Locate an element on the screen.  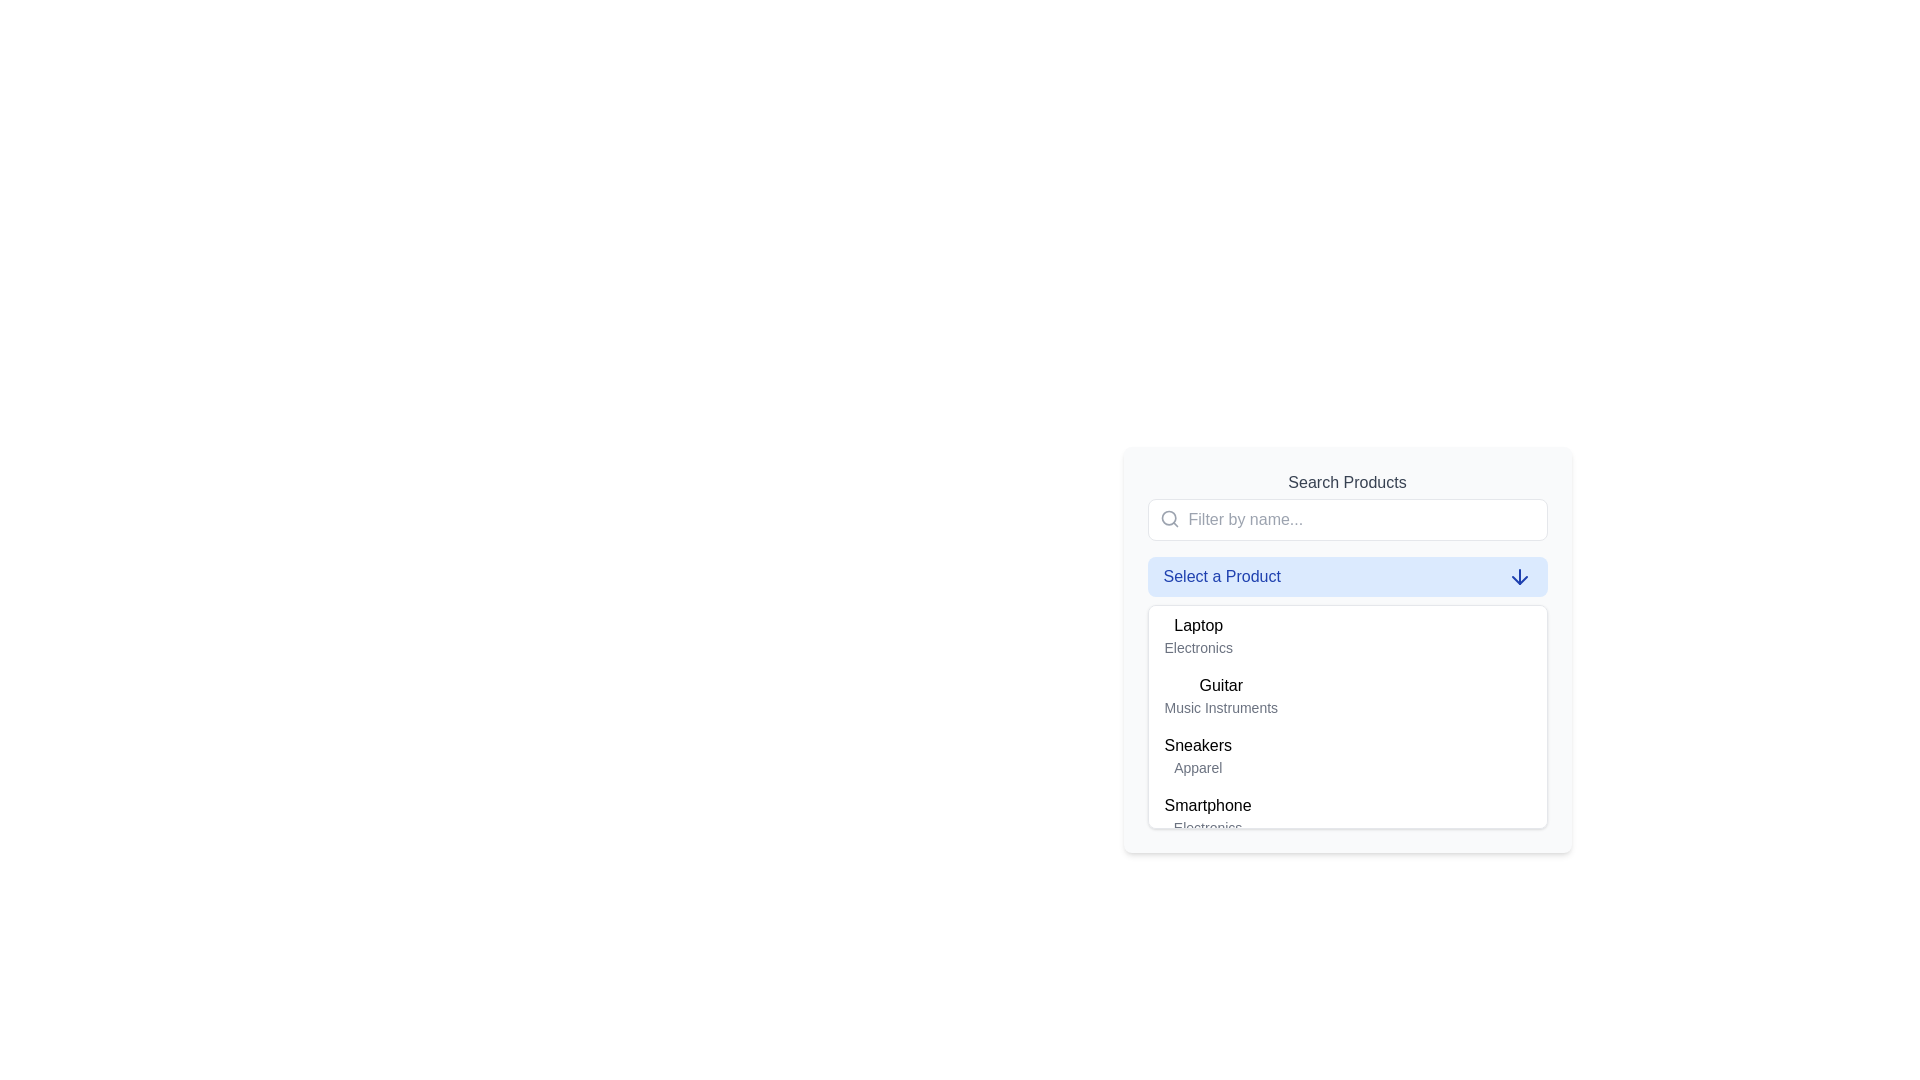
the static text label providing a descriptive categorization for the product 'Smartphone', located directly below the text 'Smartphone' in the dropdown list under the 'Select a Product' section is located at coordinates (1207, 828).